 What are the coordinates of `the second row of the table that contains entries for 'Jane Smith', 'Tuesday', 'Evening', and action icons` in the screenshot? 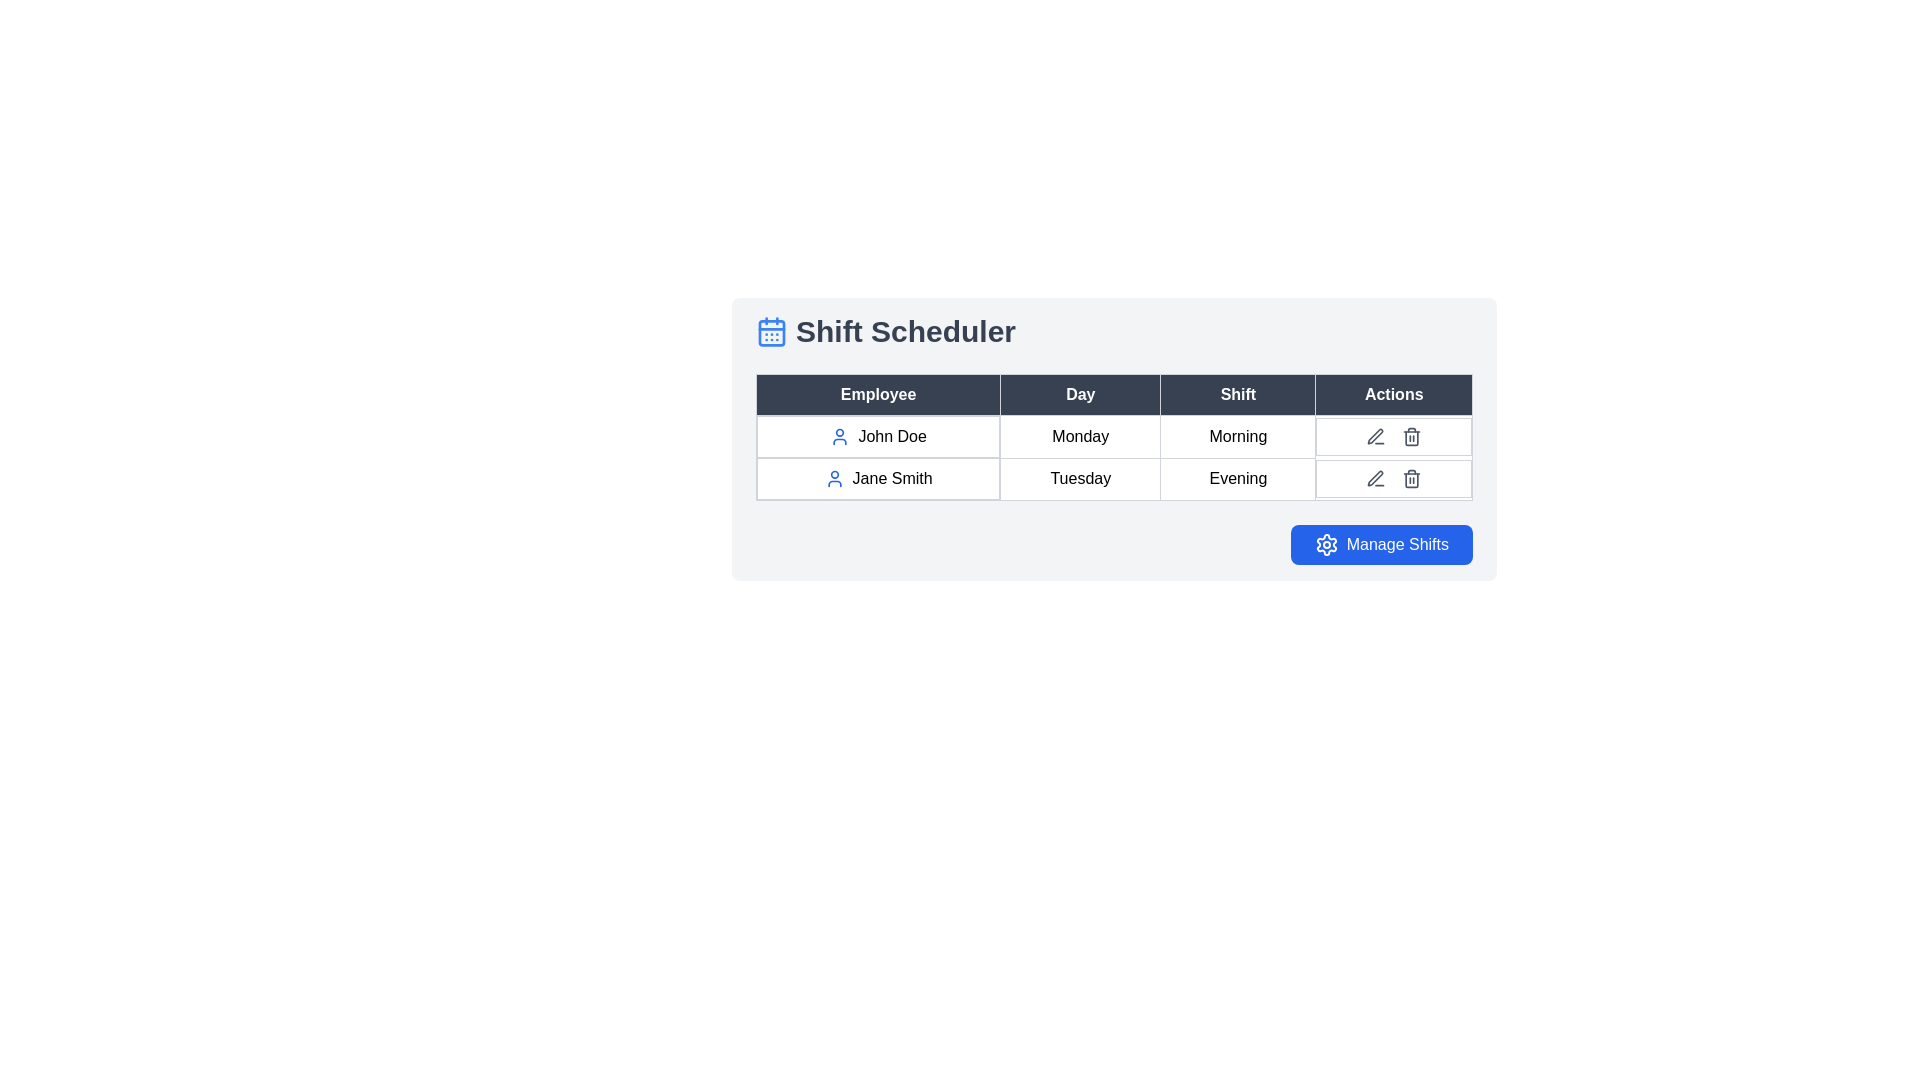 It's located at (1113, 479).